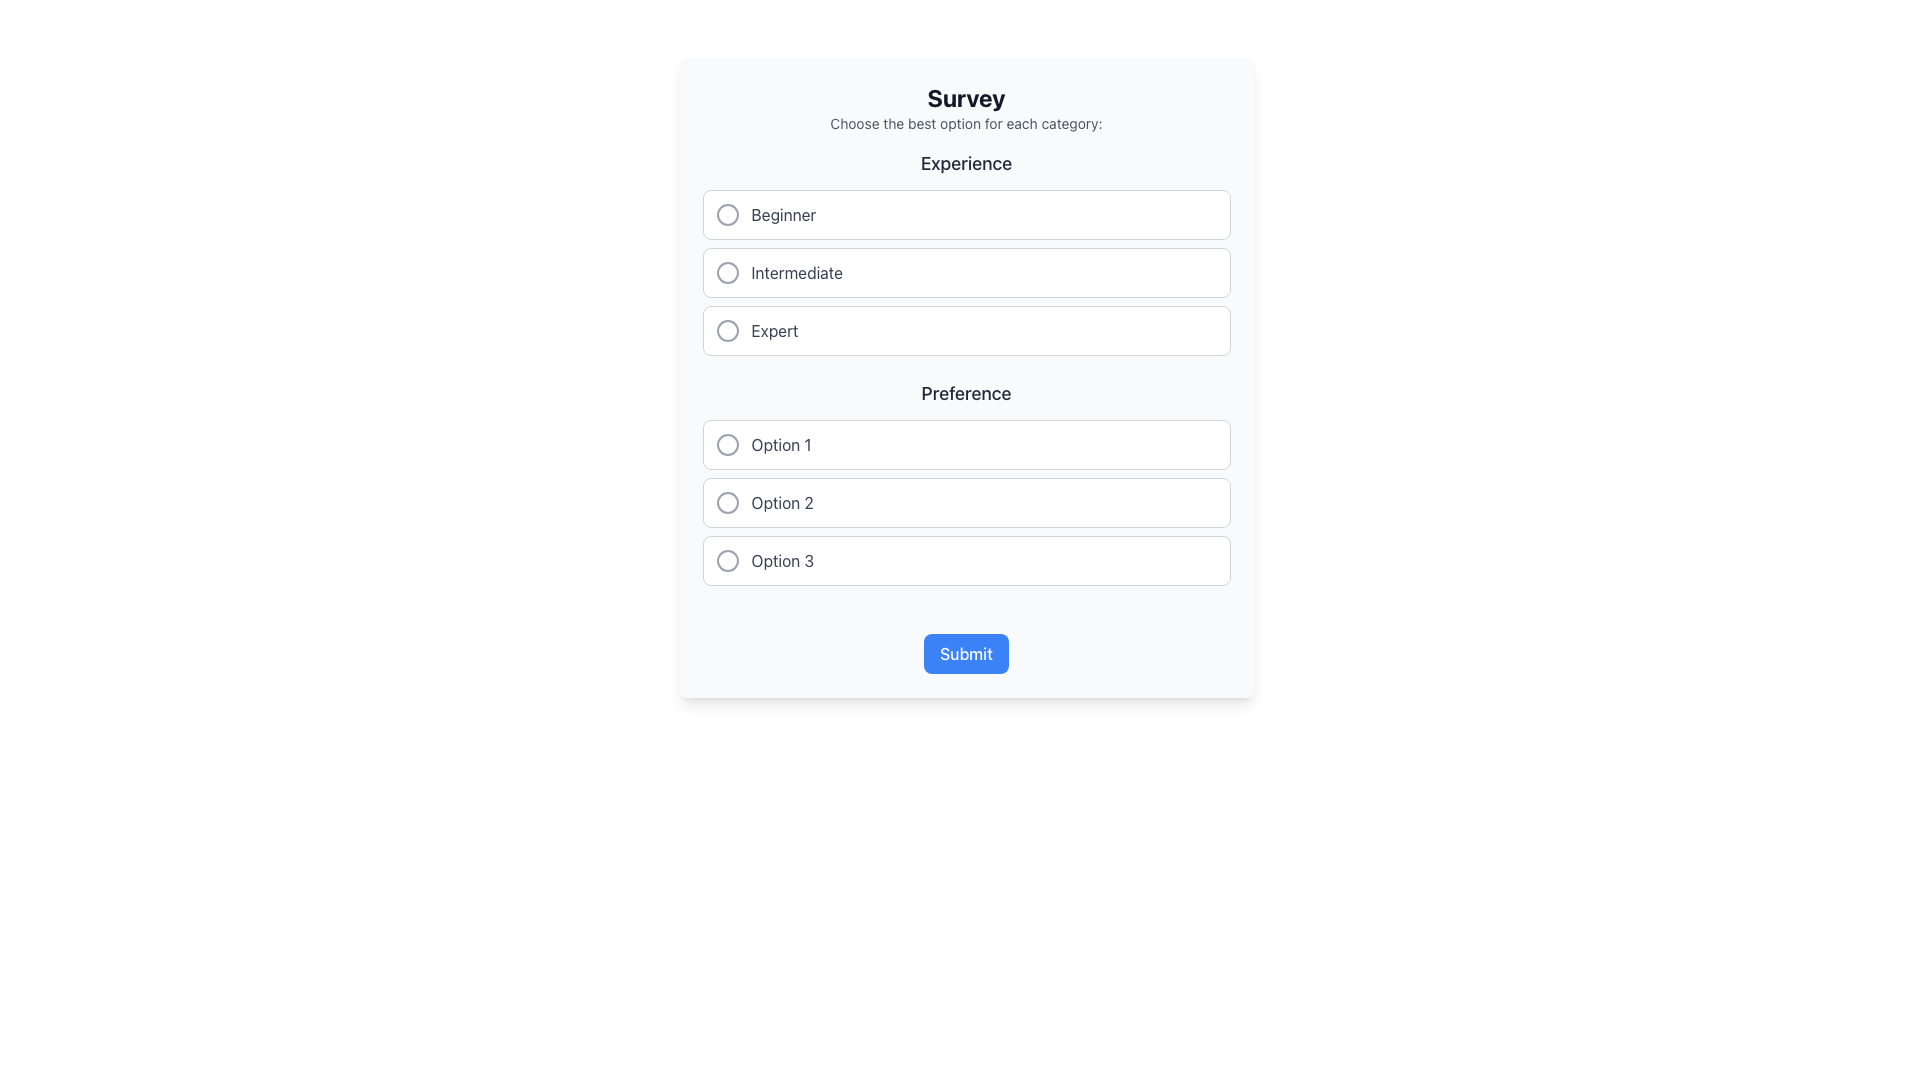 Image resolution: width=1920 pixels, height=1080 pixels. Describe the element at coordinates (726, 560) in the screenshot. I see `the unchecked Radio button located to the left of 'Option 3' in the 'Preference' section` at that location.